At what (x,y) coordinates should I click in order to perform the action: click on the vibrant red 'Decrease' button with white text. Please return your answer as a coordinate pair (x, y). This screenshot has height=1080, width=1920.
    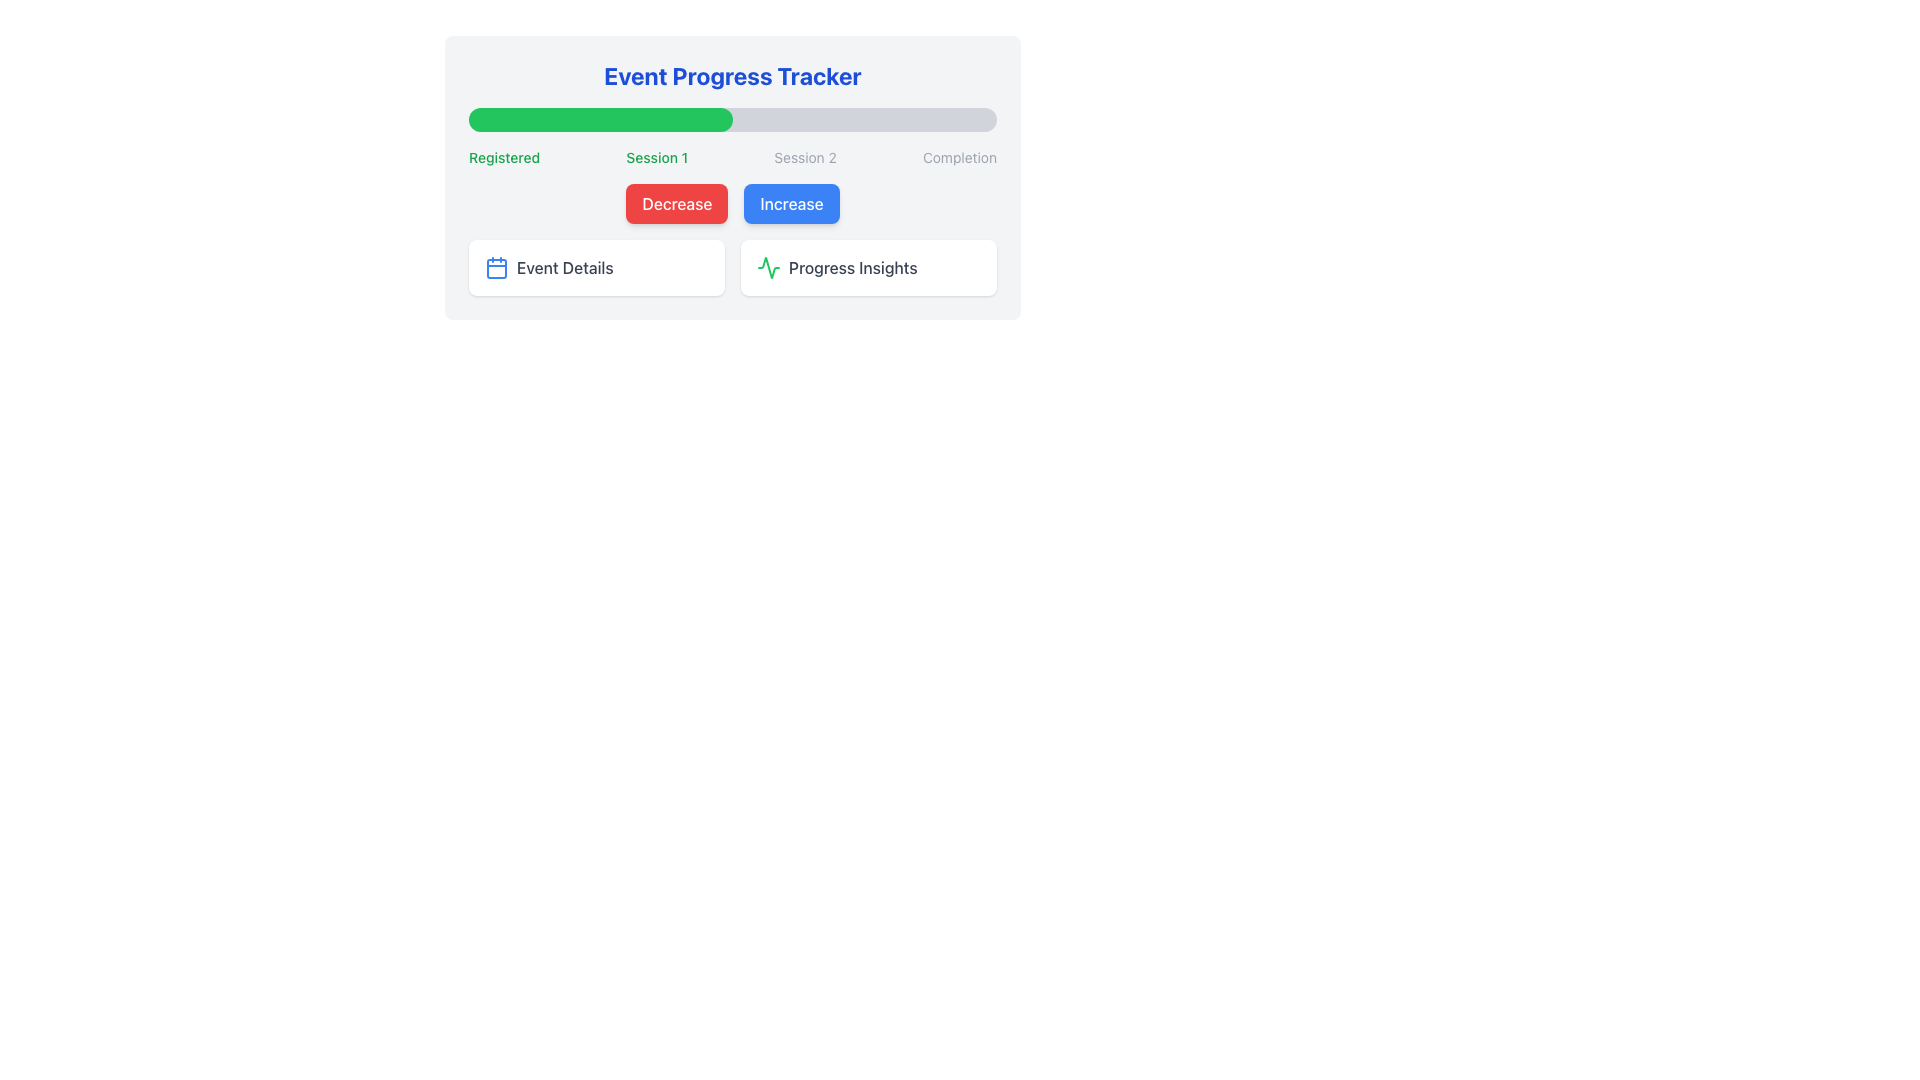
    Looking at the image, I should click on (677, 204).